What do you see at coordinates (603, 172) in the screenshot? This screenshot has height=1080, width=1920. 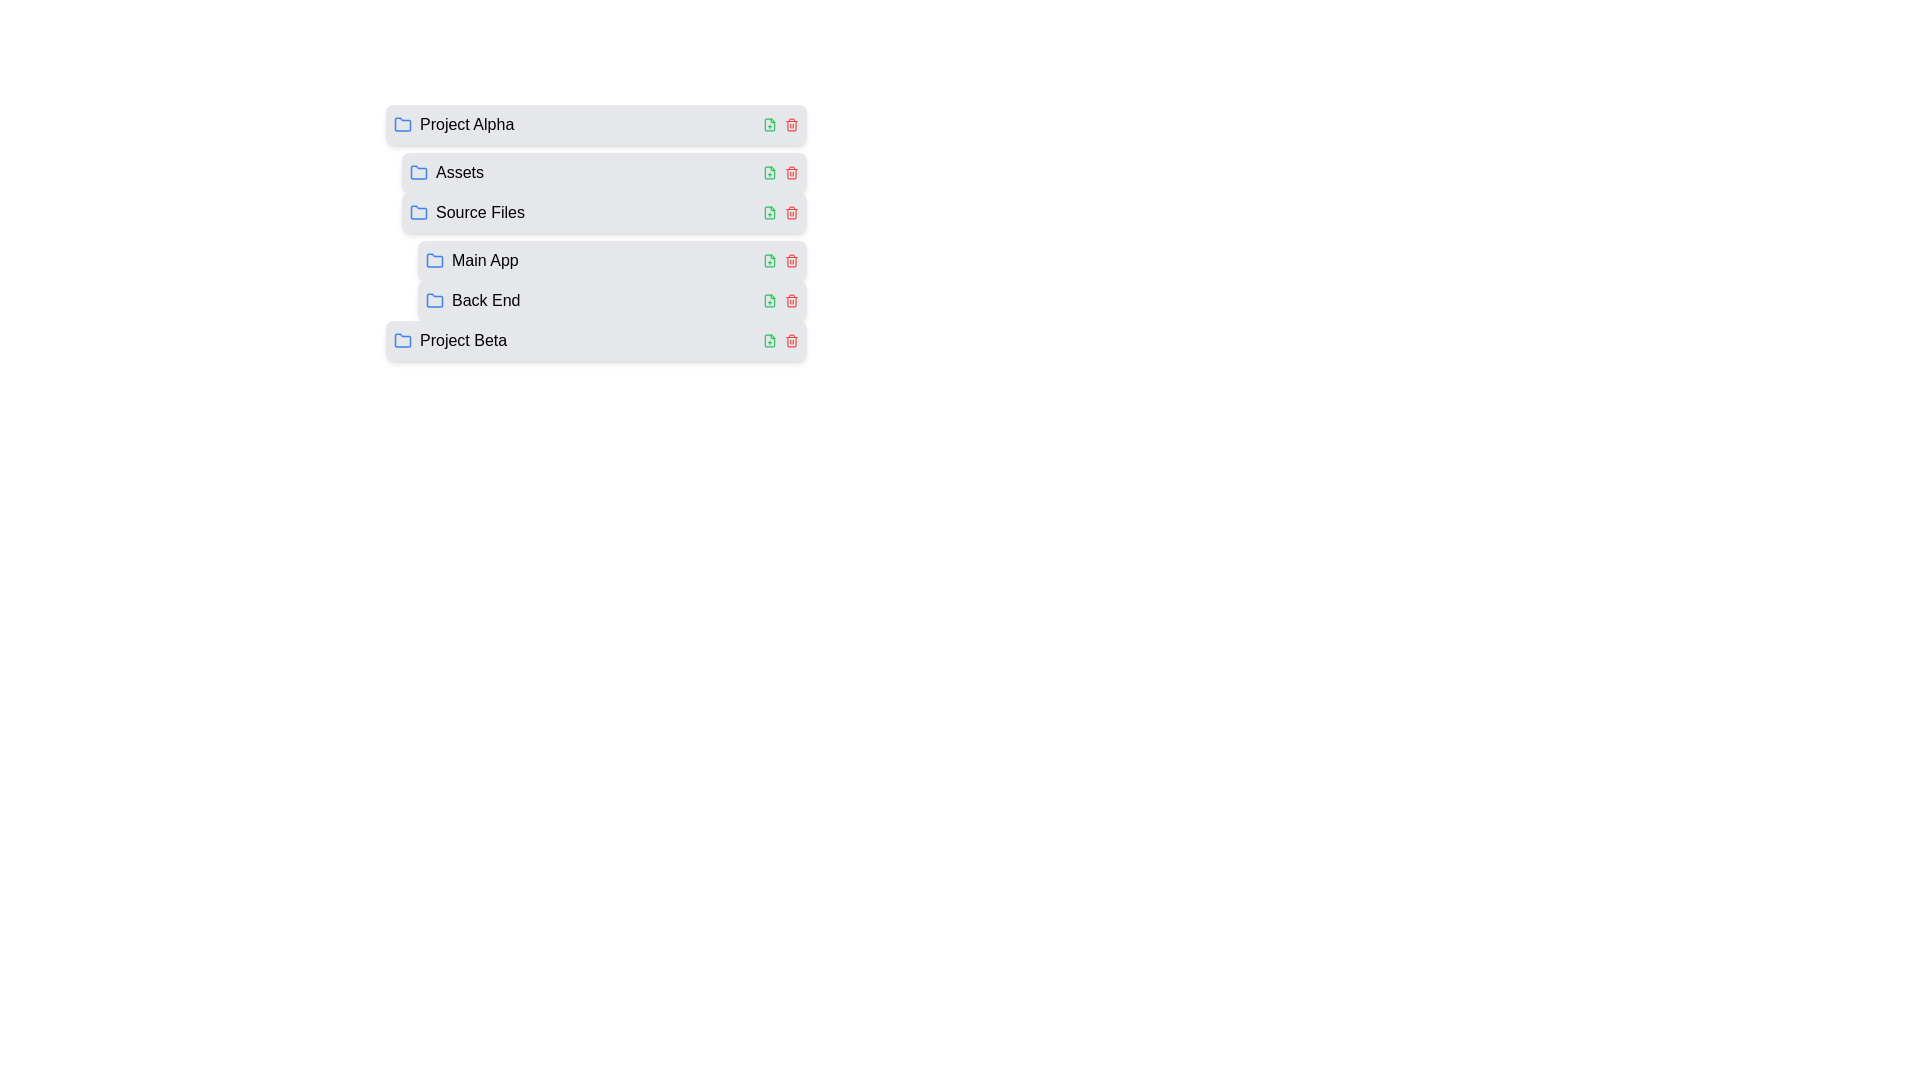 I see `the 'Assets' folder item located` at bounding box center [603, 172].